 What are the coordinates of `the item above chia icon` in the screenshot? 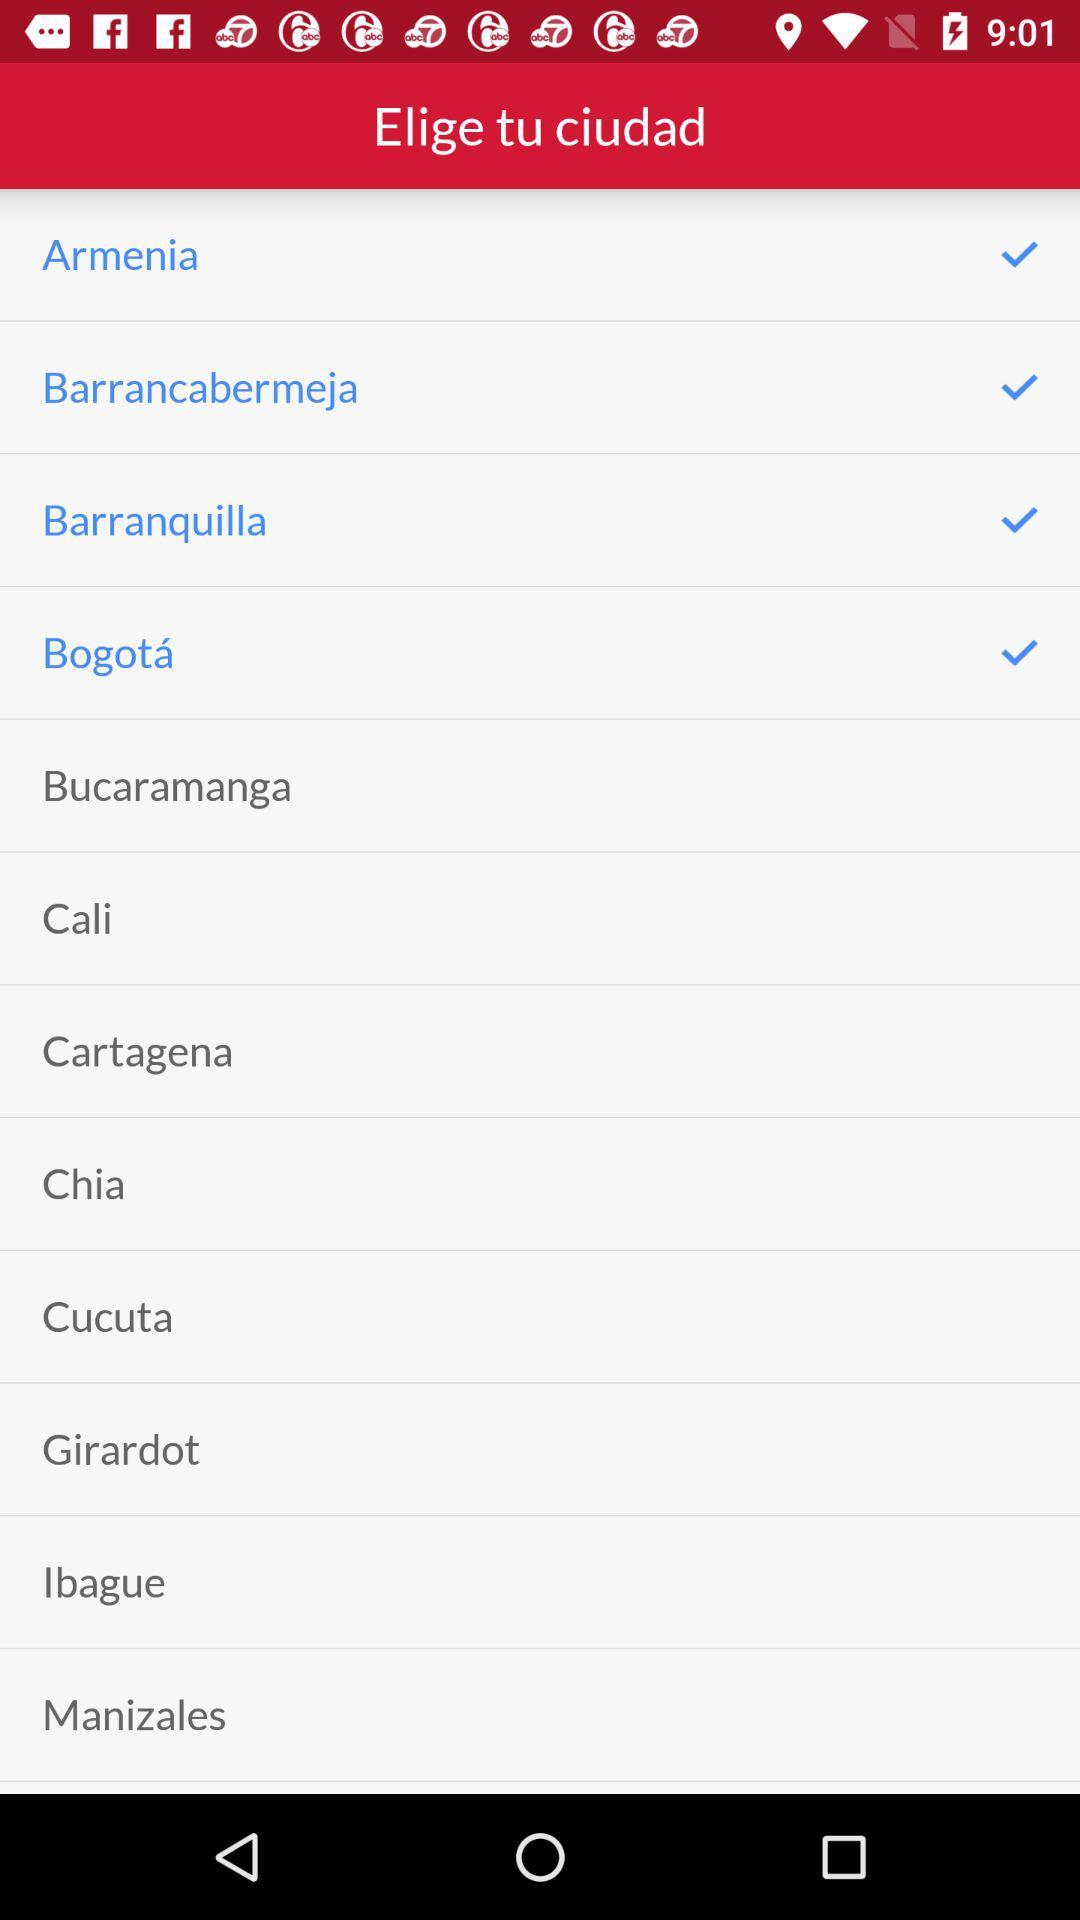 It's located at (136, 1050).